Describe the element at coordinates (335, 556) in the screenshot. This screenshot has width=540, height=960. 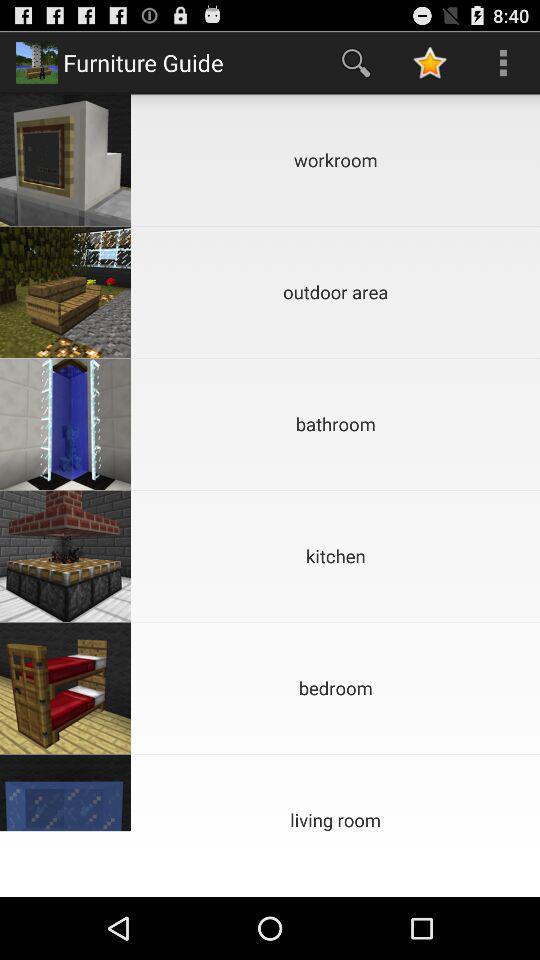
I see `kitchen icon` at that location.